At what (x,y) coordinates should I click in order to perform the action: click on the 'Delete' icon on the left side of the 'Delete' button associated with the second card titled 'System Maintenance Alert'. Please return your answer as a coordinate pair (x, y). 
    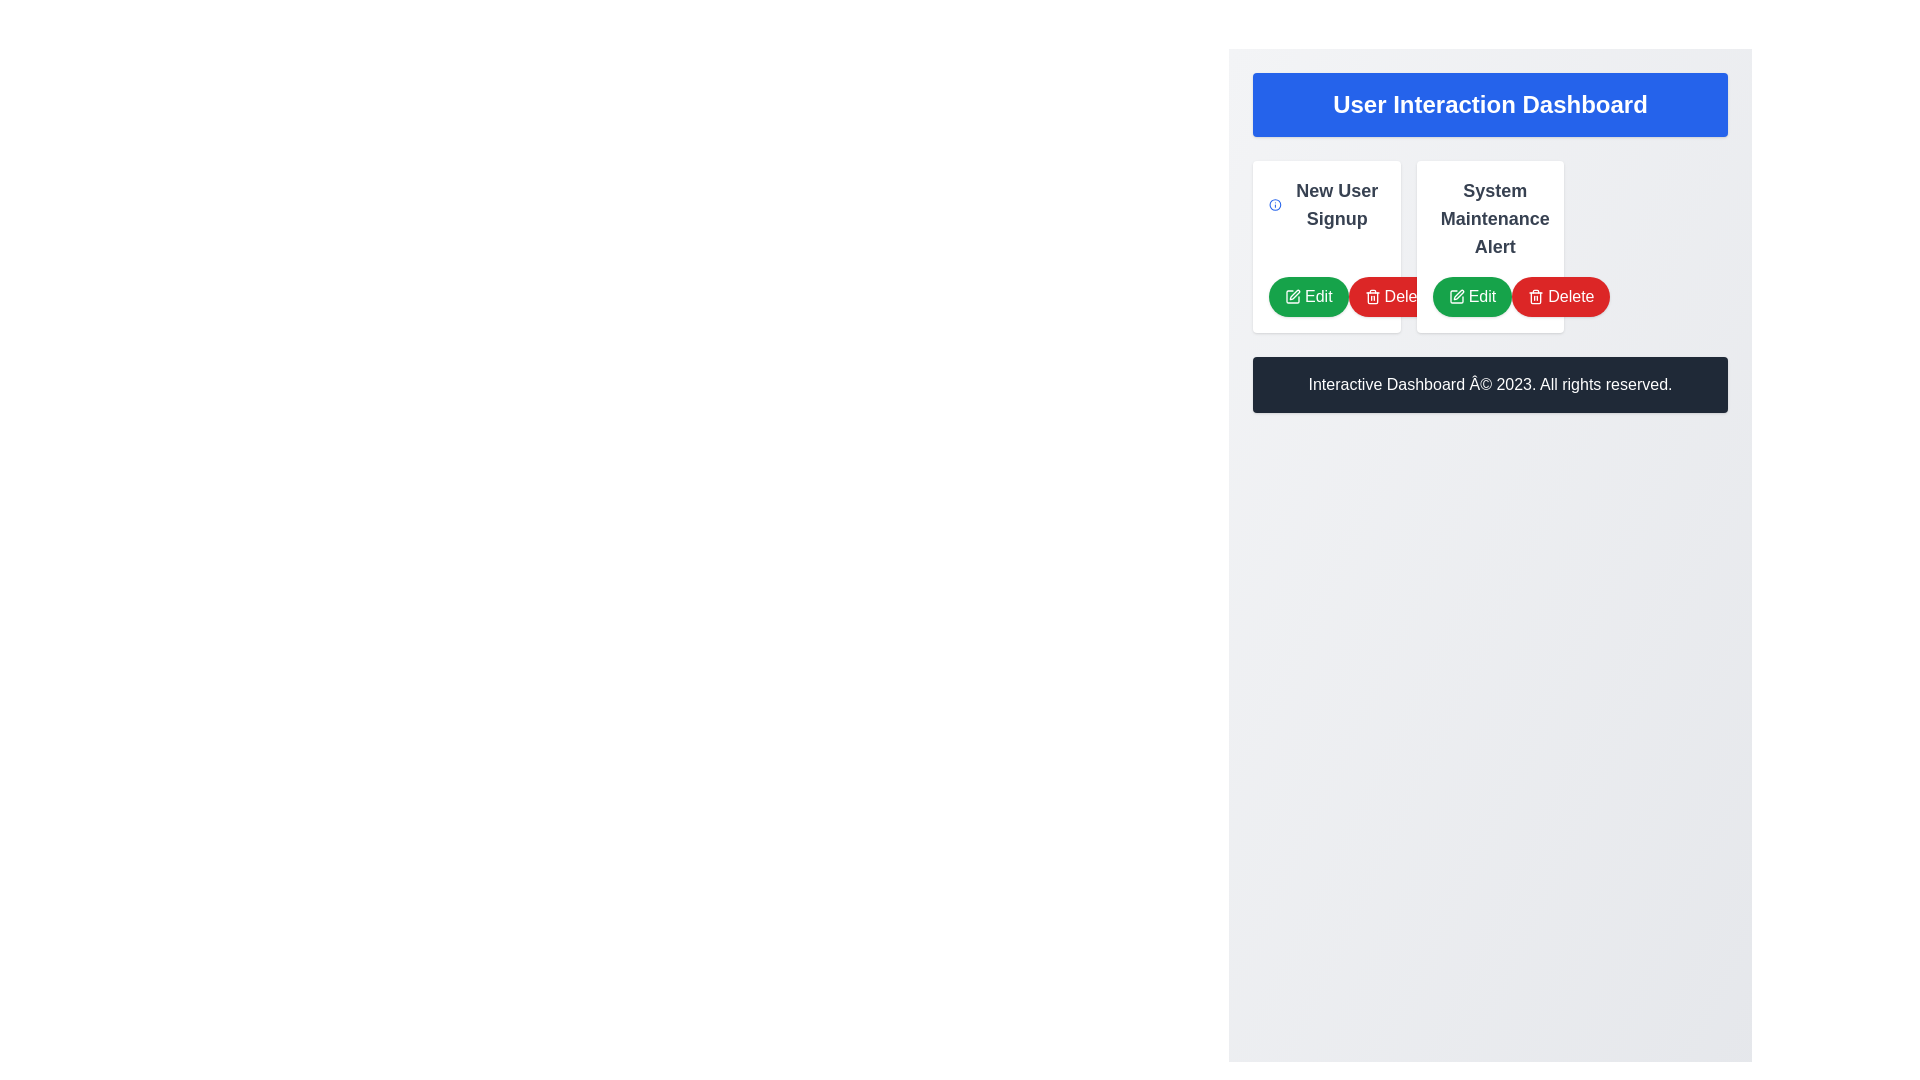
    Looking at the image, I should click on (1535, 297).